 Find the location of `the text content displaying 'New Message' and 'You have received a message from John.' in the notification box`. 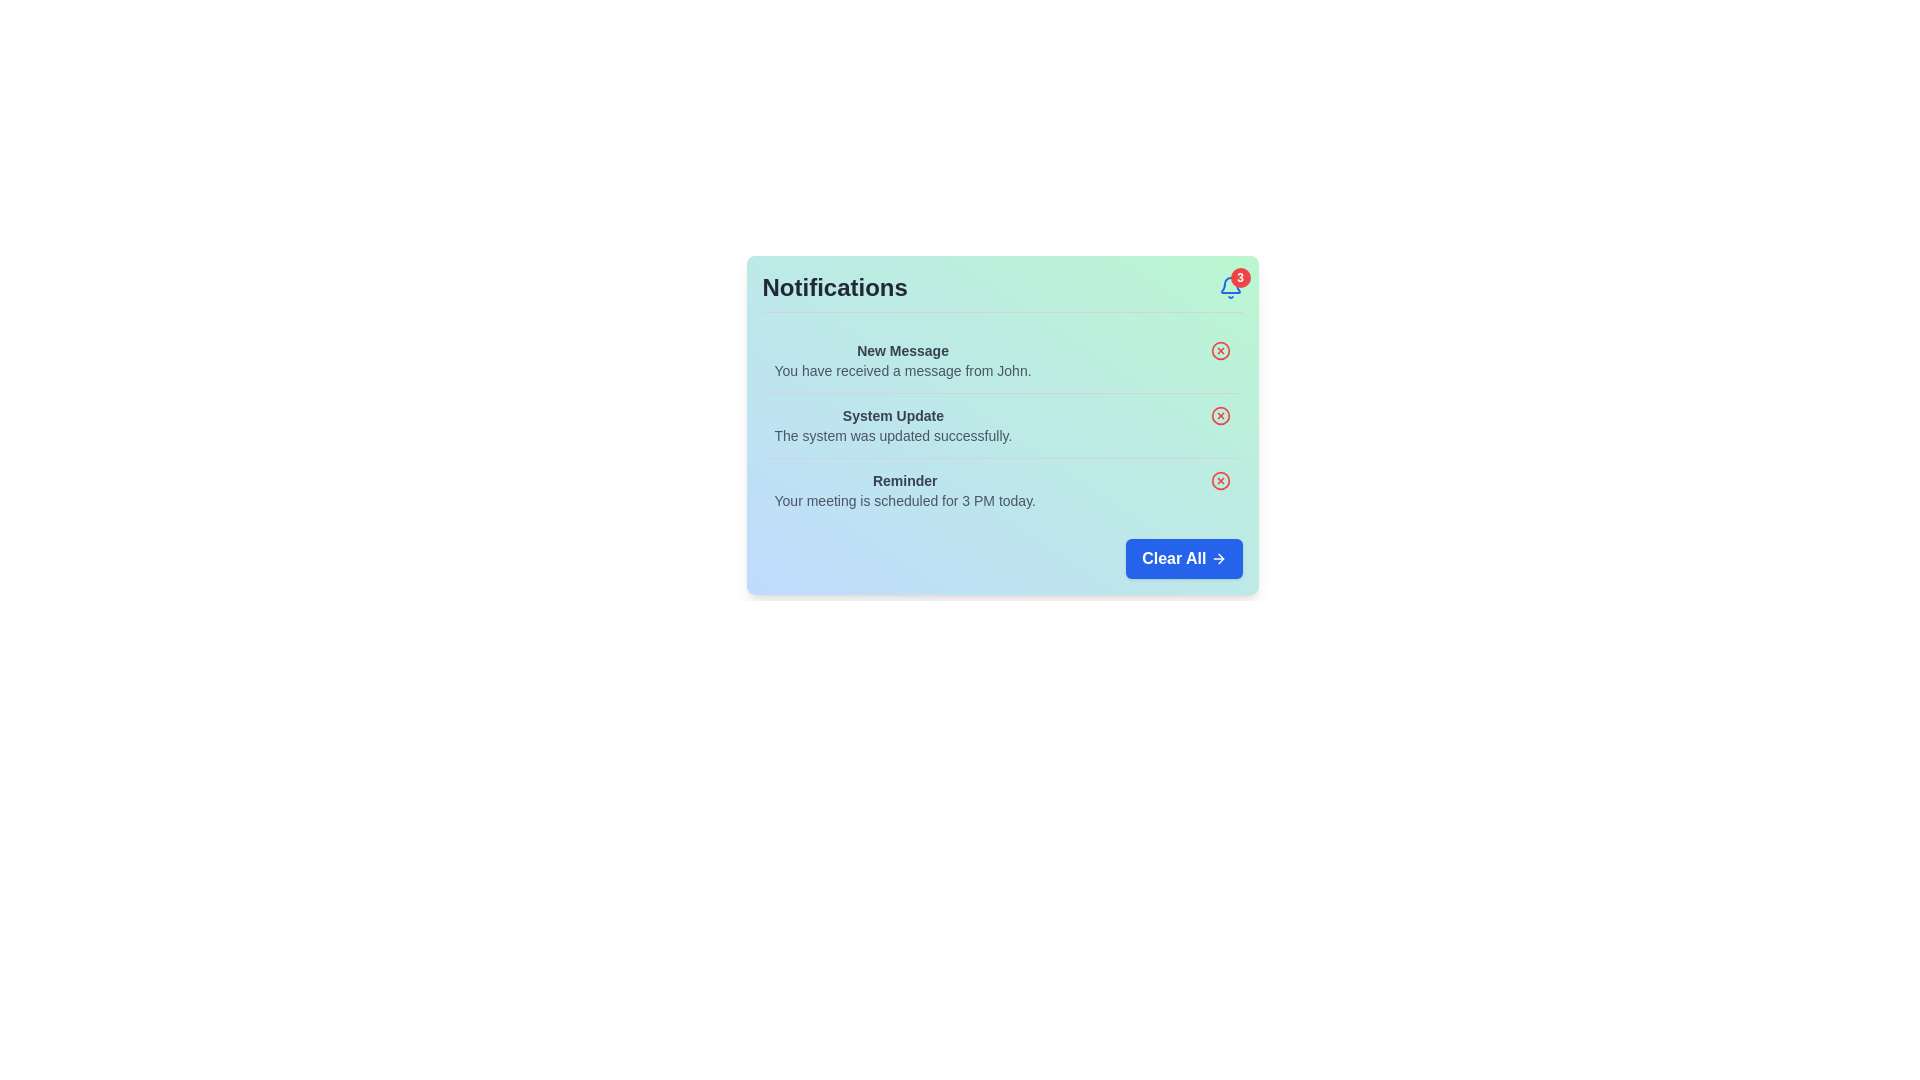

the text content displaying 'New Message' and 'You have received a message from John.' in the notification box is located at coordinates (901, 361).